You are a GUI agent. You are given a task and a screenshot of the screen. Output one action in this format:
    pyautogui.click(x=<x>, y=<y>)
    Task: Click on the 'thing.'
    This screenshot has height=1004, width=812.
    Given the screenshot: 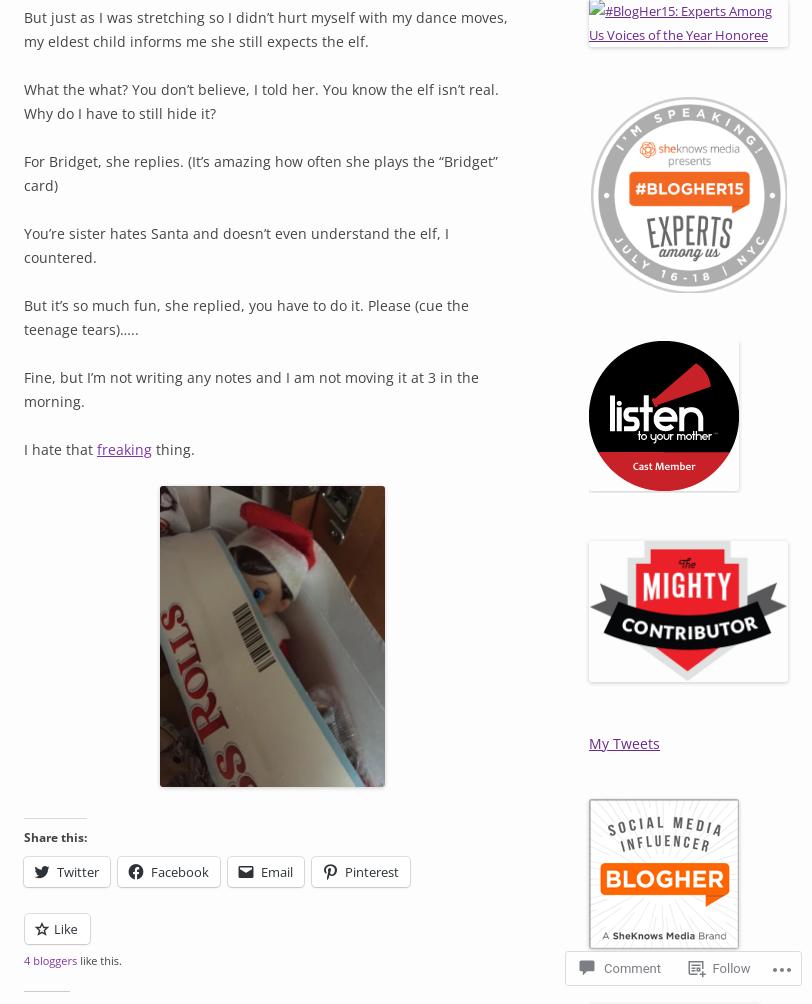 What is the action you would take?
    pyautogui.click(x=152, y=447)
    